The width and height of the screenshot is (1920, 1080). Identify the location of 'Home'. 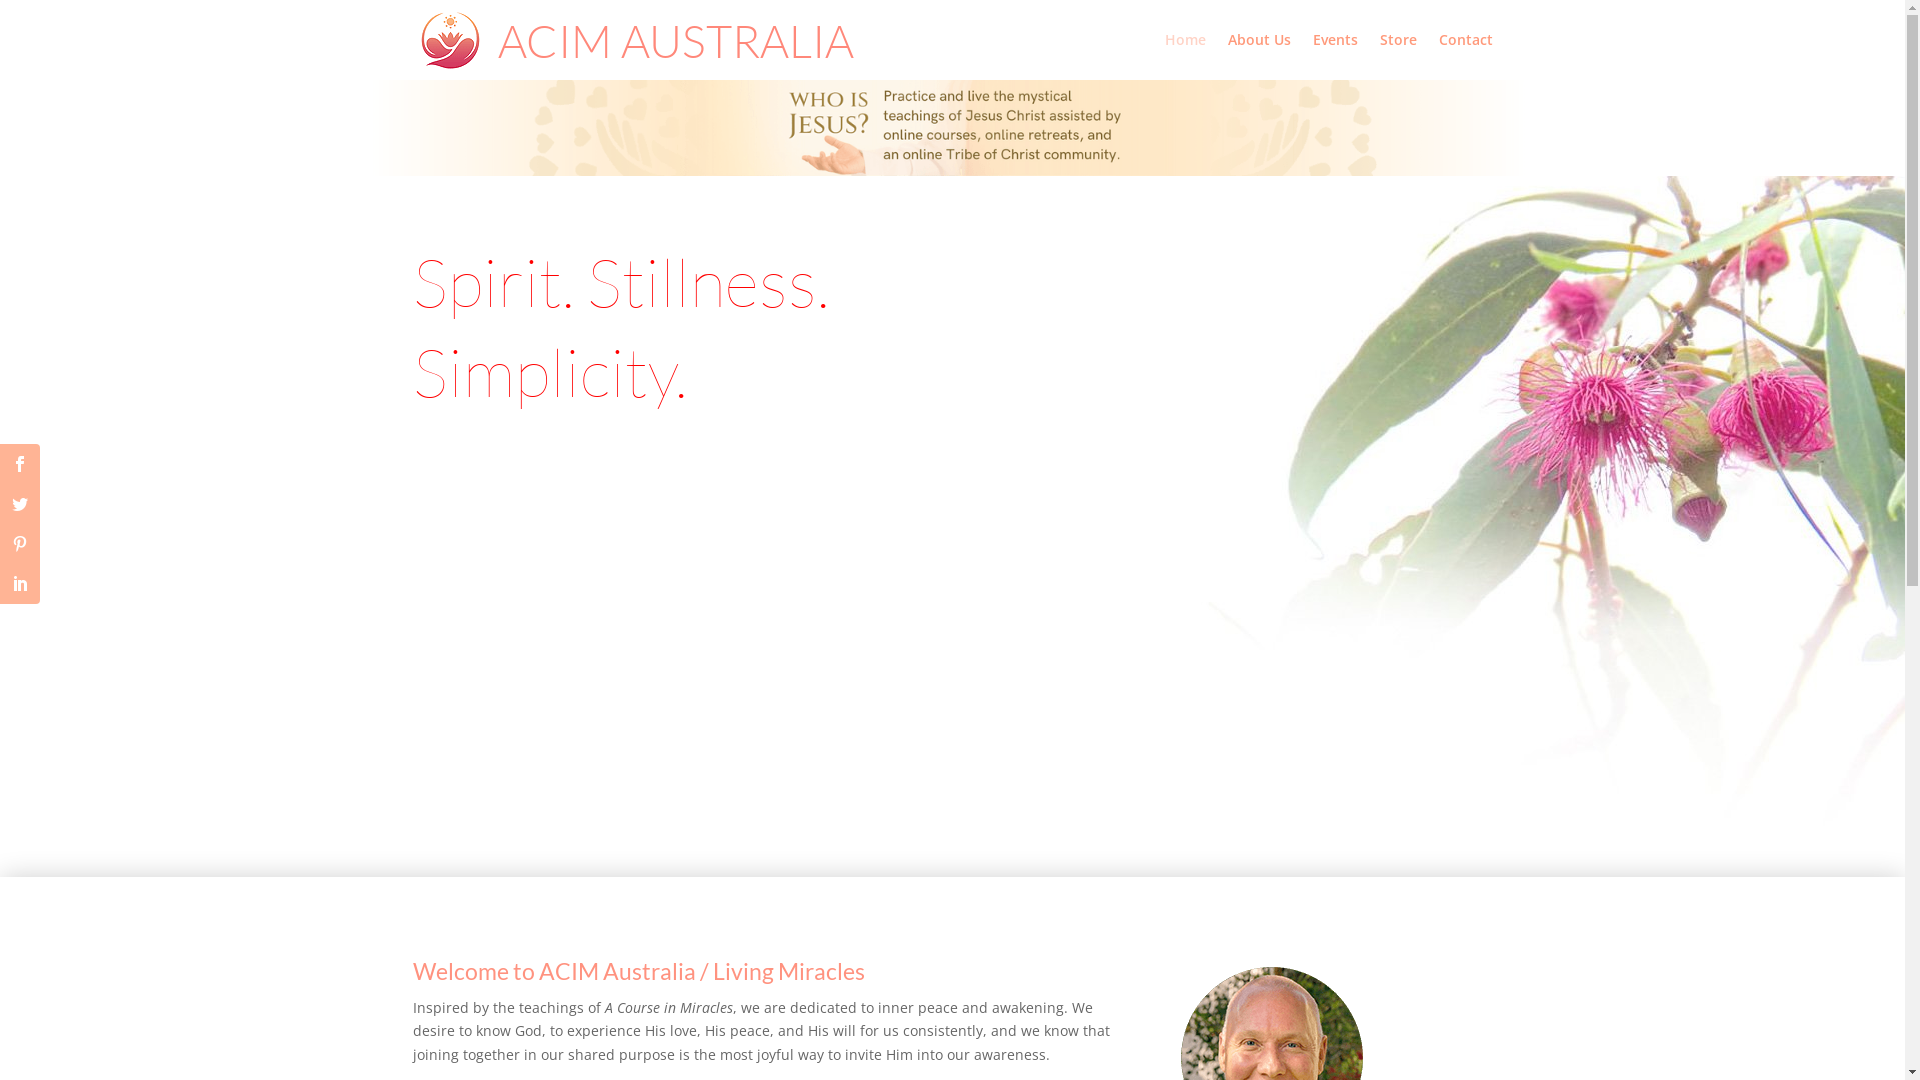
(1184, 55).